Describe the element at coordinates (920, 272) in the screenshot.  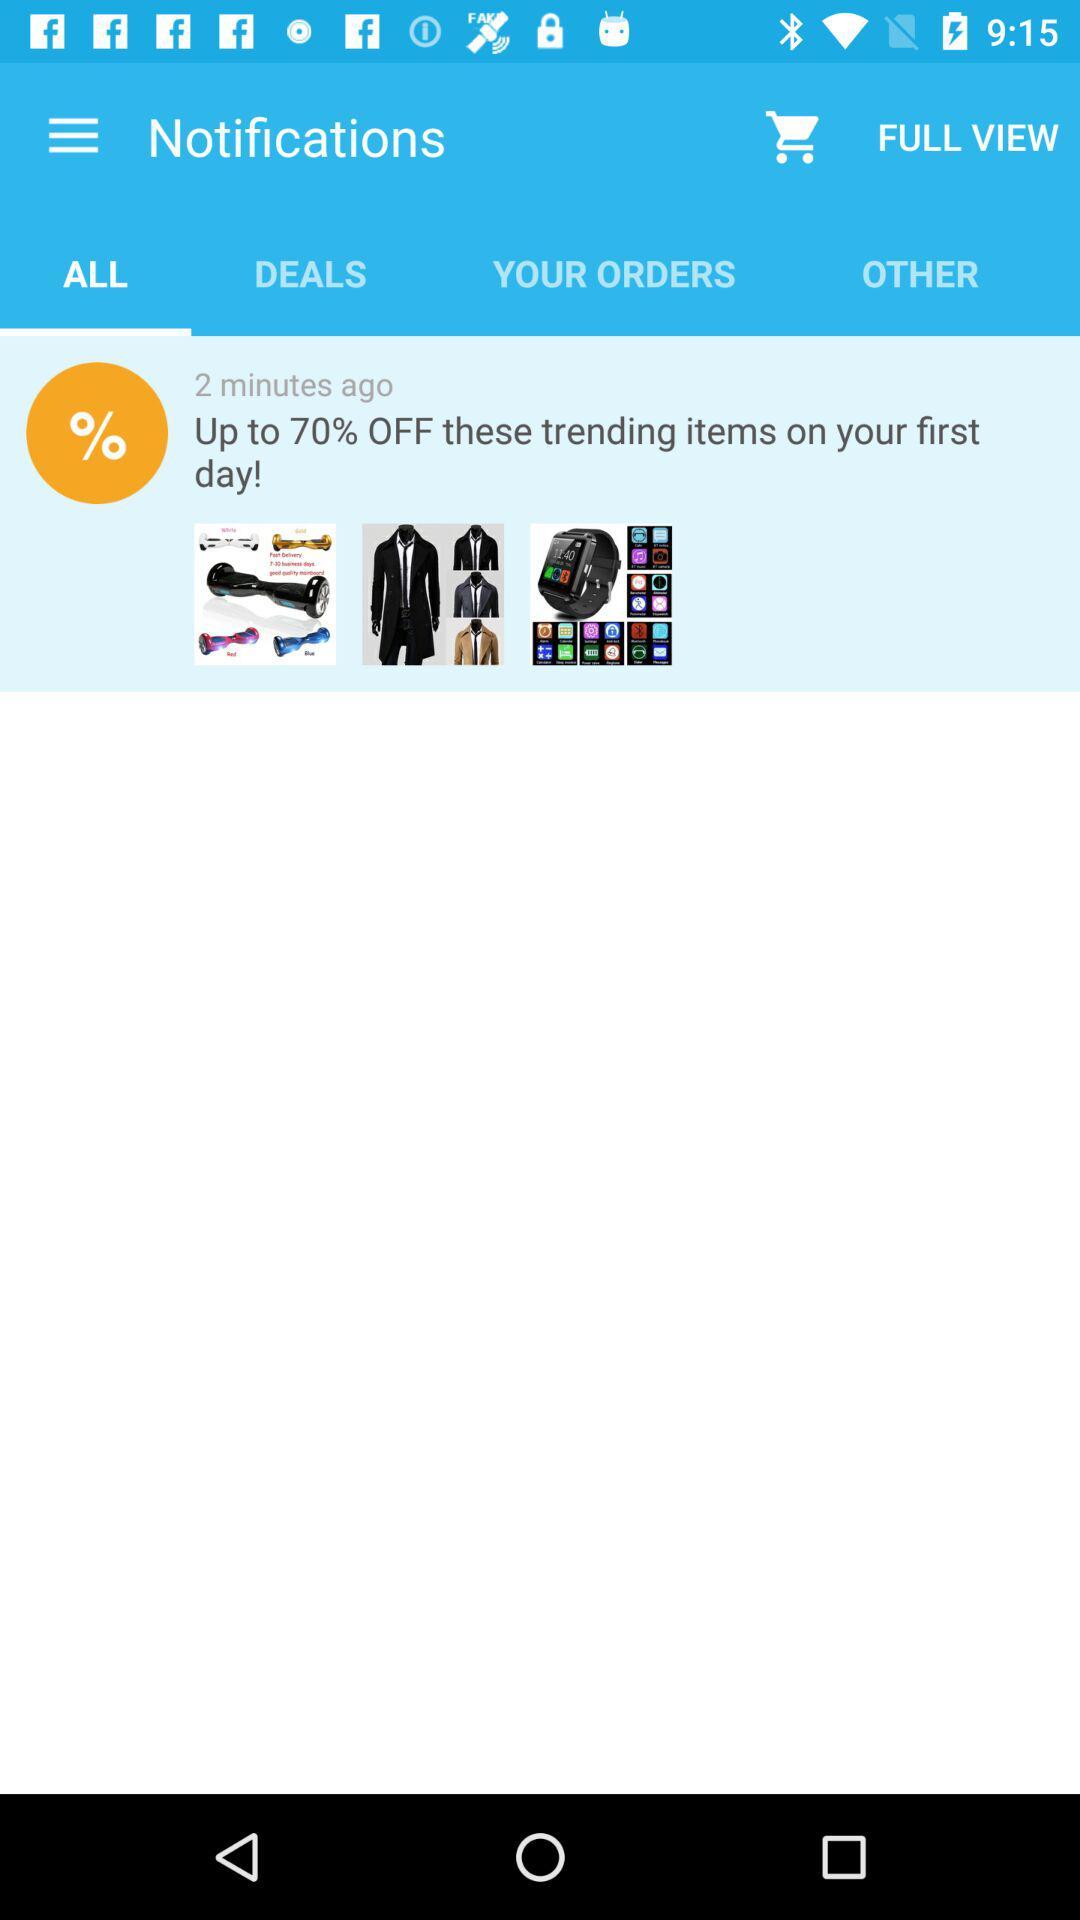
I see `other app` at that location.